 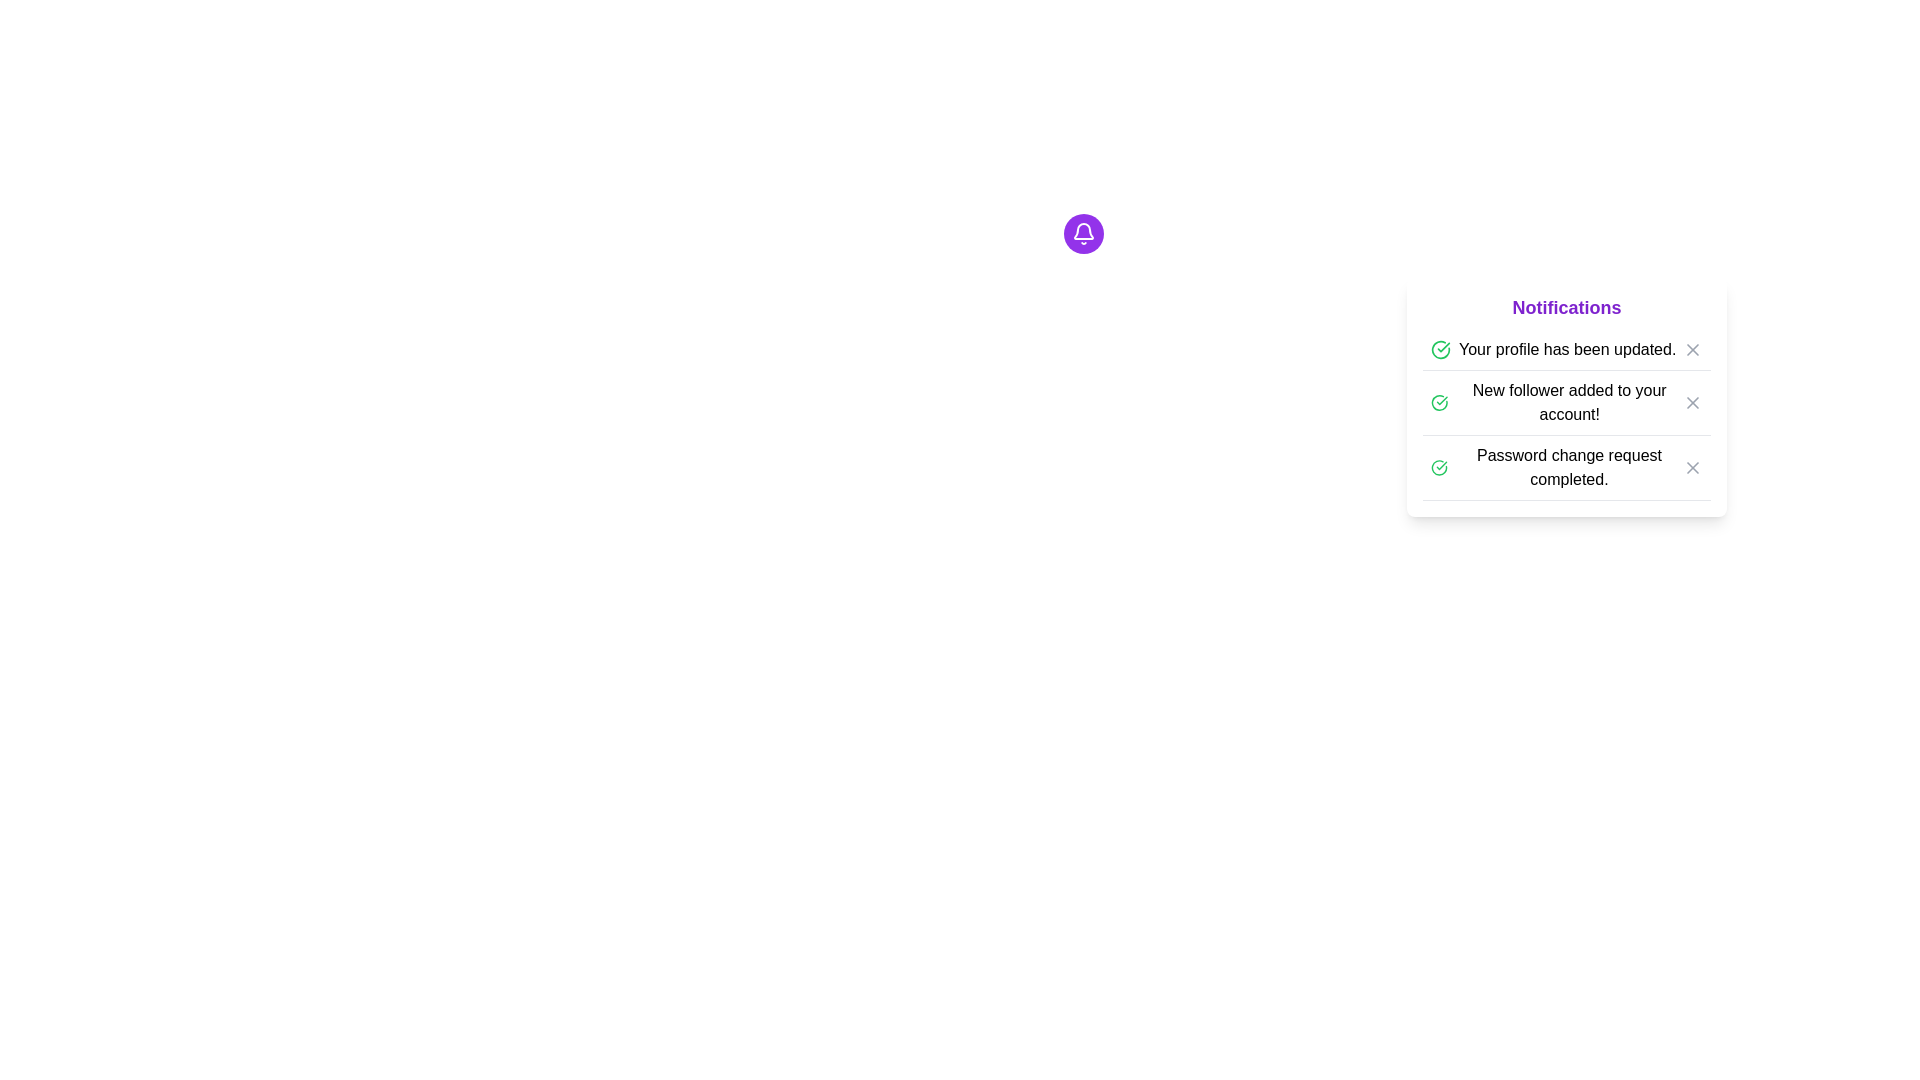 What do you see at coordinates (1565, 468) in the screenshot?
I see `notification message indicating the successful completion of the password change request, which is the third item in the list of notifications` at bounding box center [1565, 468].